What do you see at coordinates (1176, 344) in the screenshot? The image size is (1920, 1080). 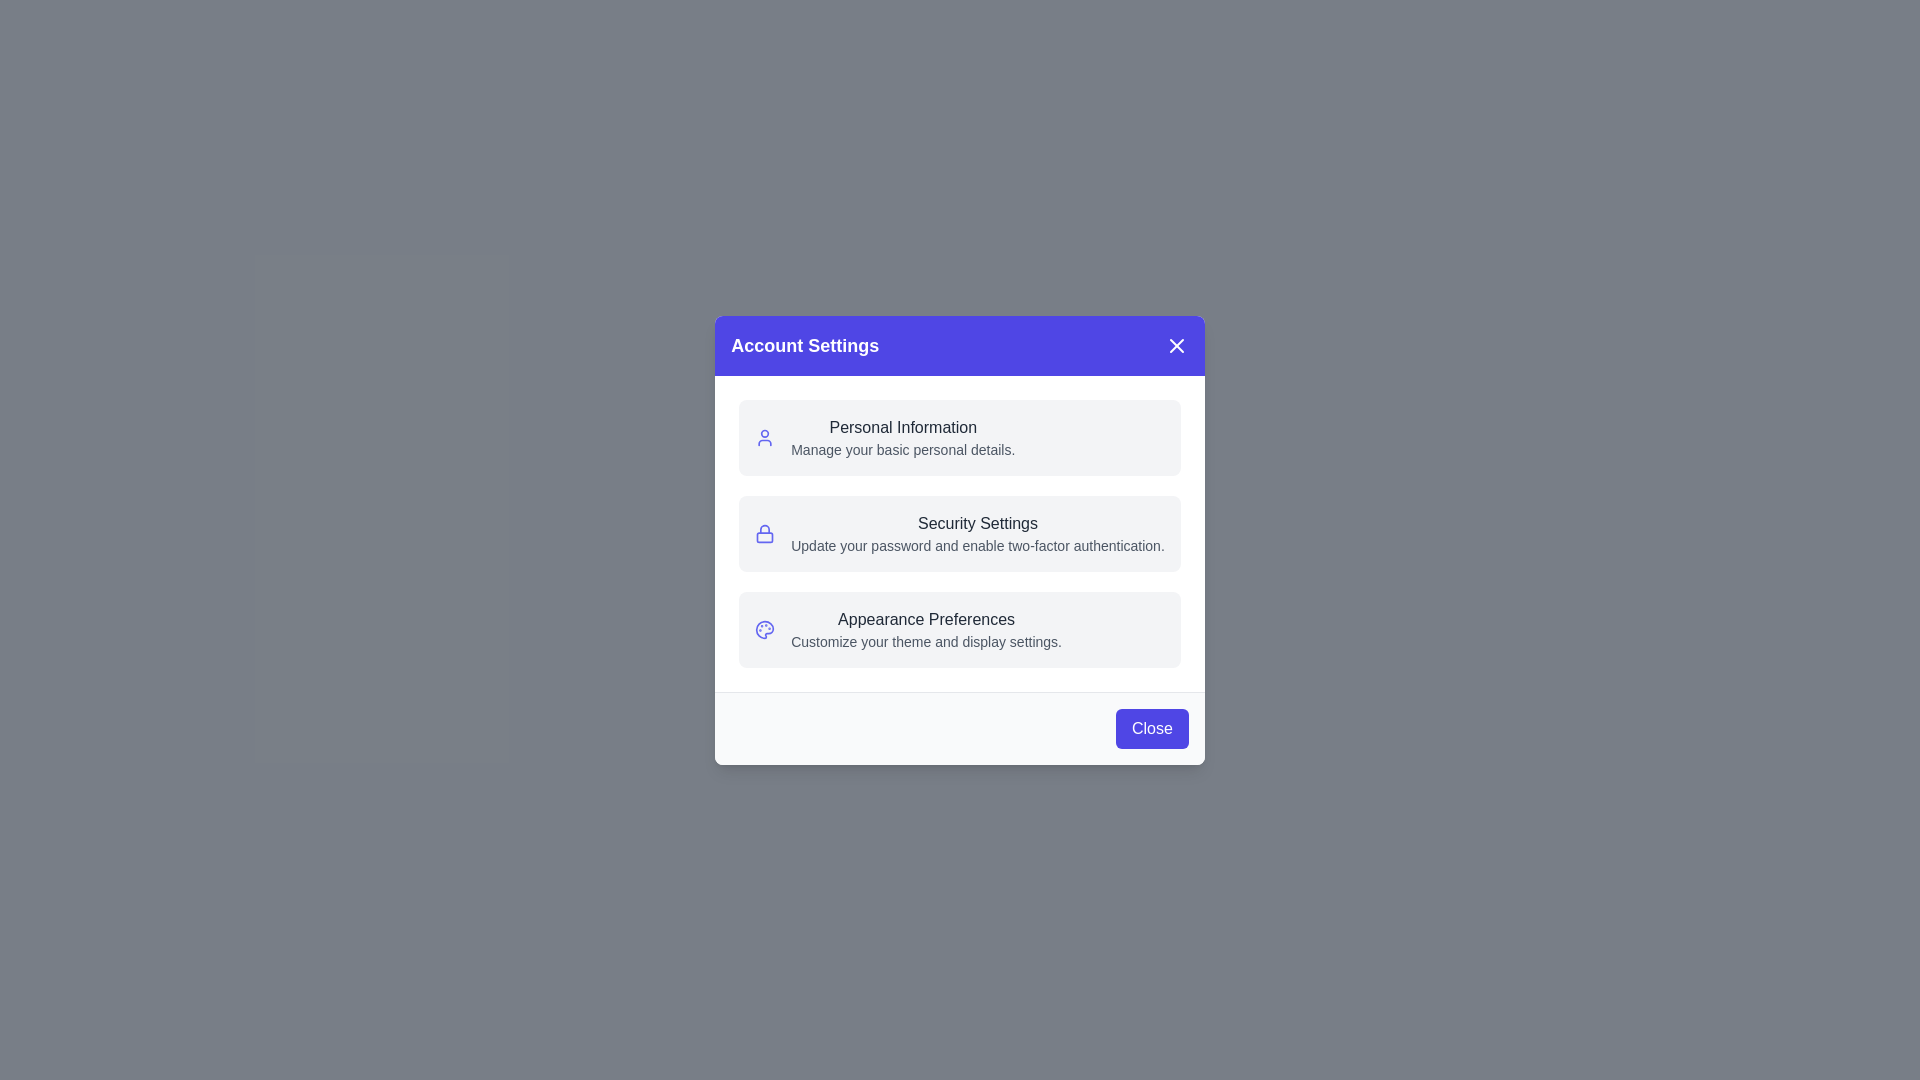 I see `the close button located in the top-right corner of the 'Account Settings' modal` at bounding box center [1176, 344].